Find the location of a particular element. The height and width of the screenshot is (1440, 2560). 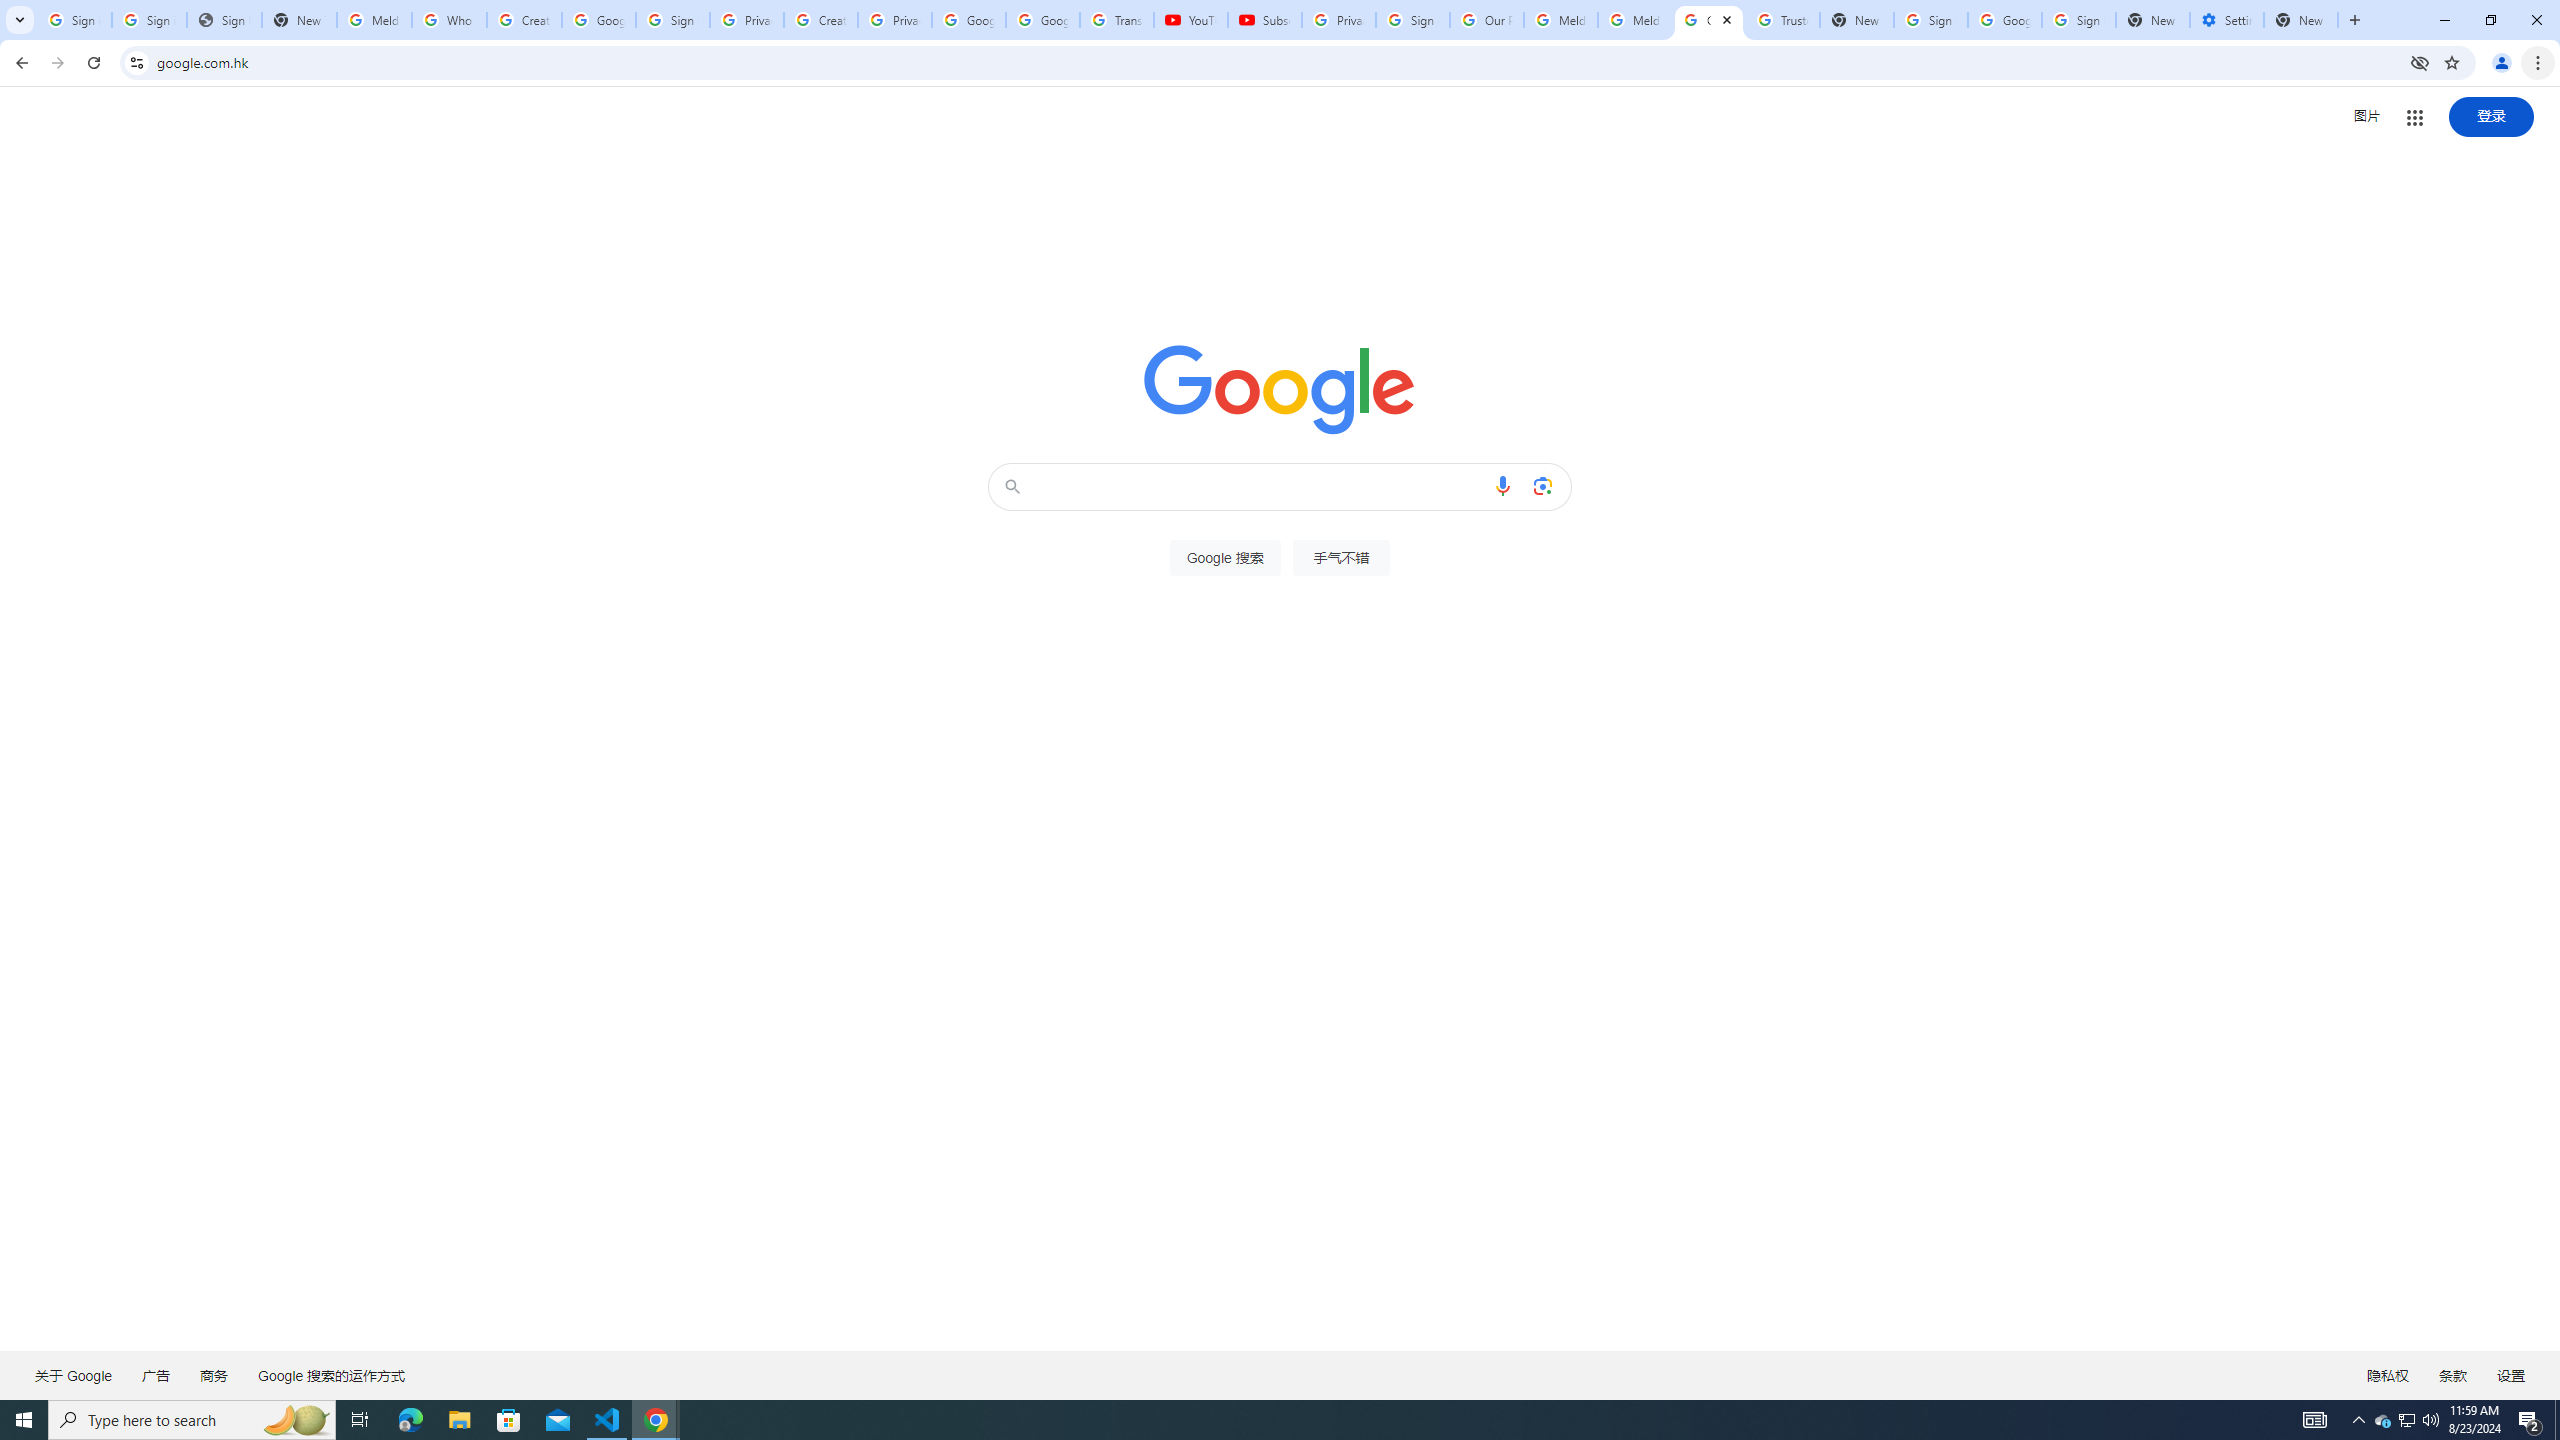

'Create your Google Account' is located at coordinates (820, 19).